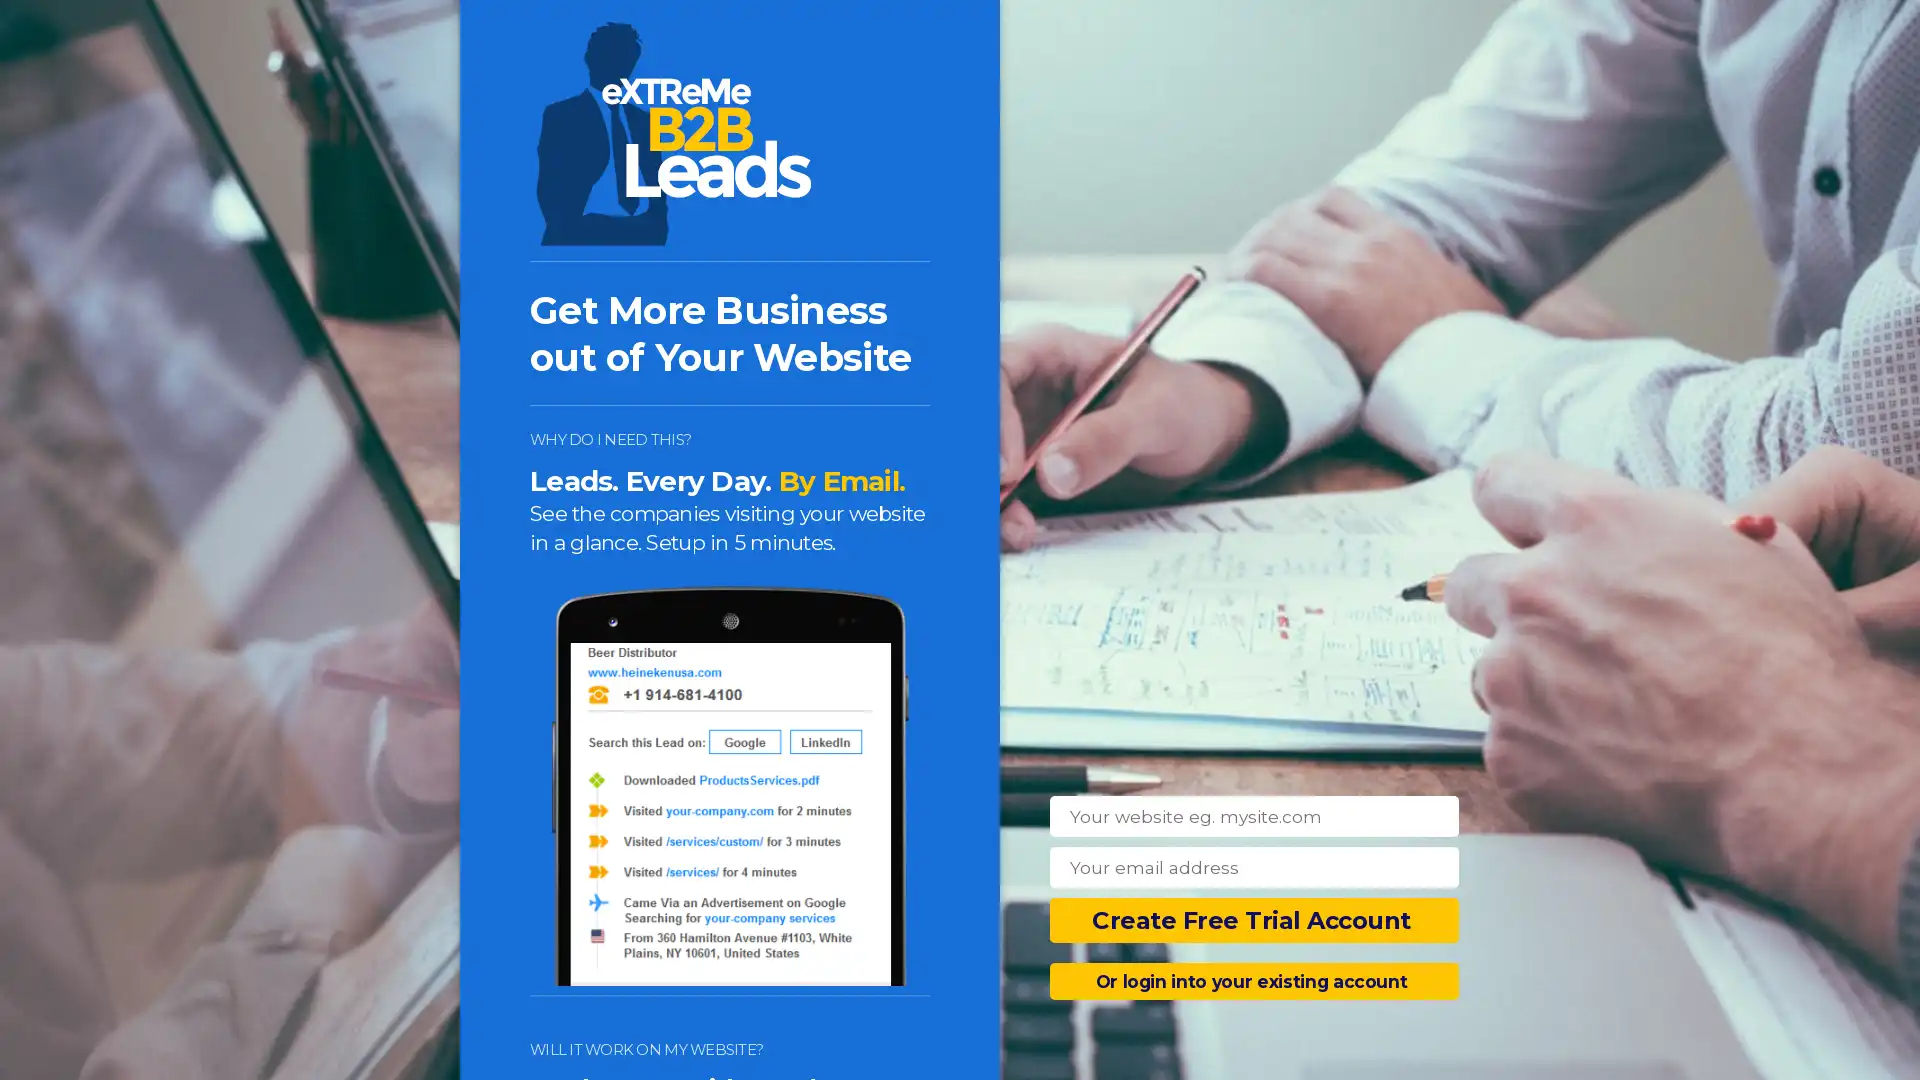 Image resolution: width=1920 pixels, height=1080 pixels. What do you see at coordinates (1253, 920) in the screenshot?
I see `Create Free Trial Account` at bounding box center [1253, 920].